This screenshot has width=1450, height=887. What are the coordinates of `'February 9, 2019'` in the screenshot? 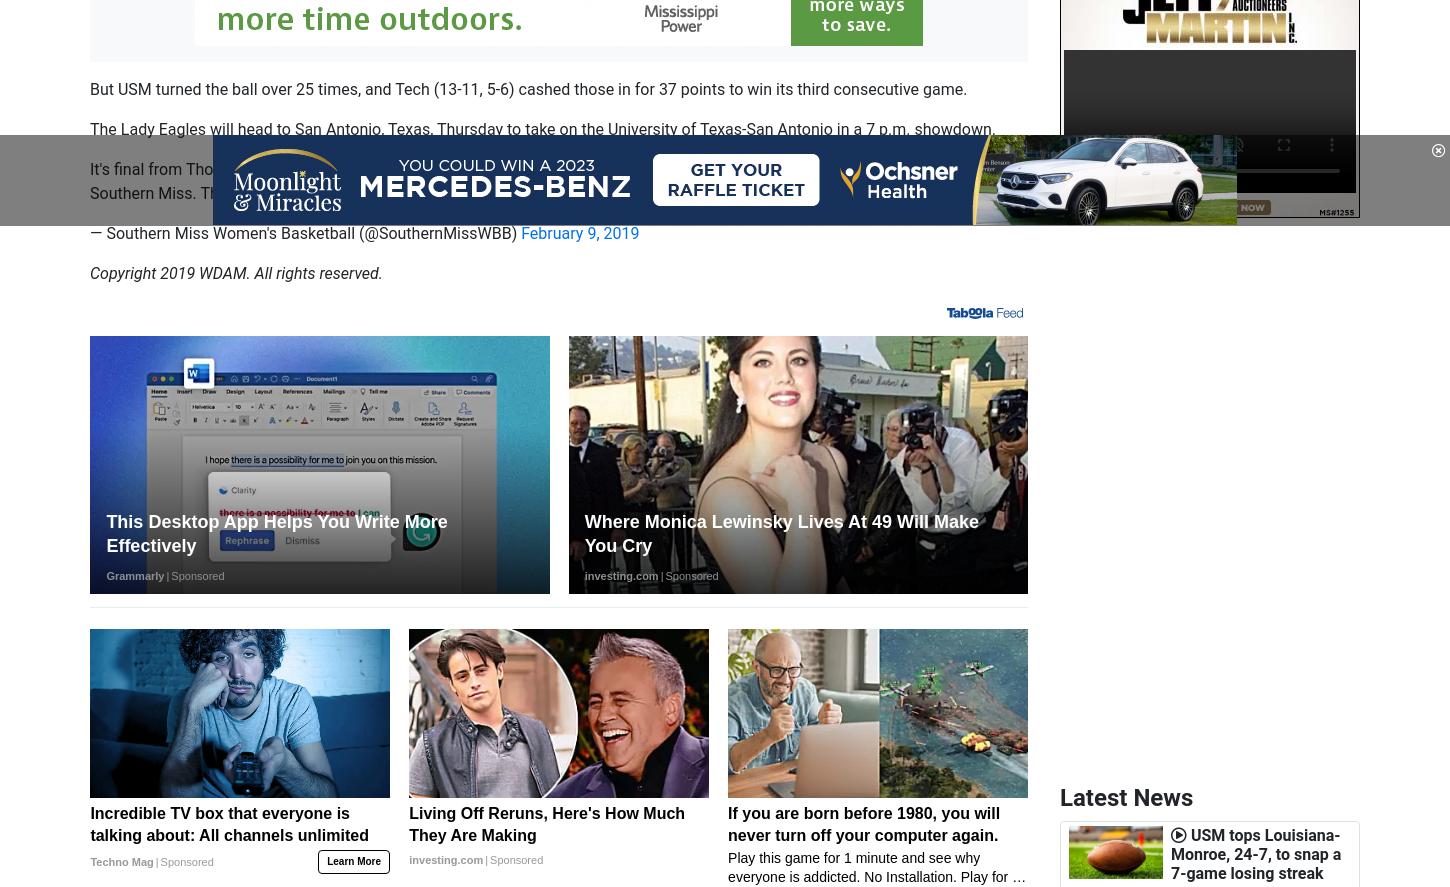 It's located at (580, 232).